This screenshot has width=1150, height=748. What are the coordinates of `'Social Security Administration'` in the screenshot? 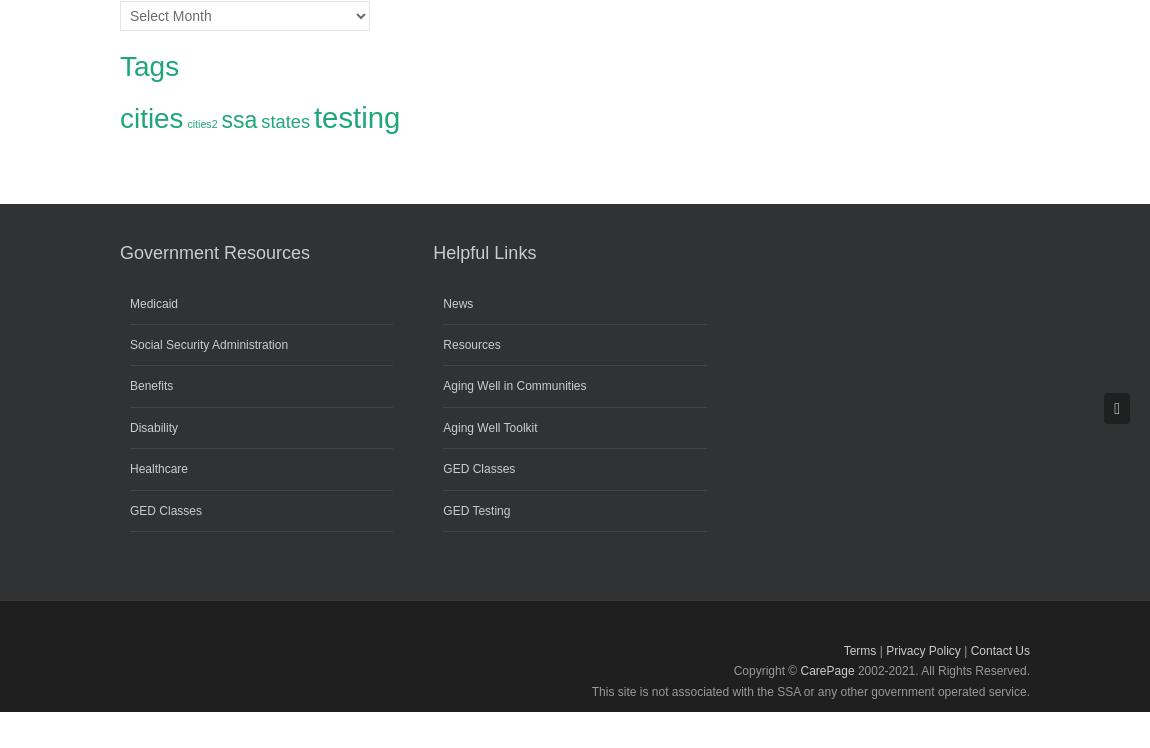 It's located at (207, 343).